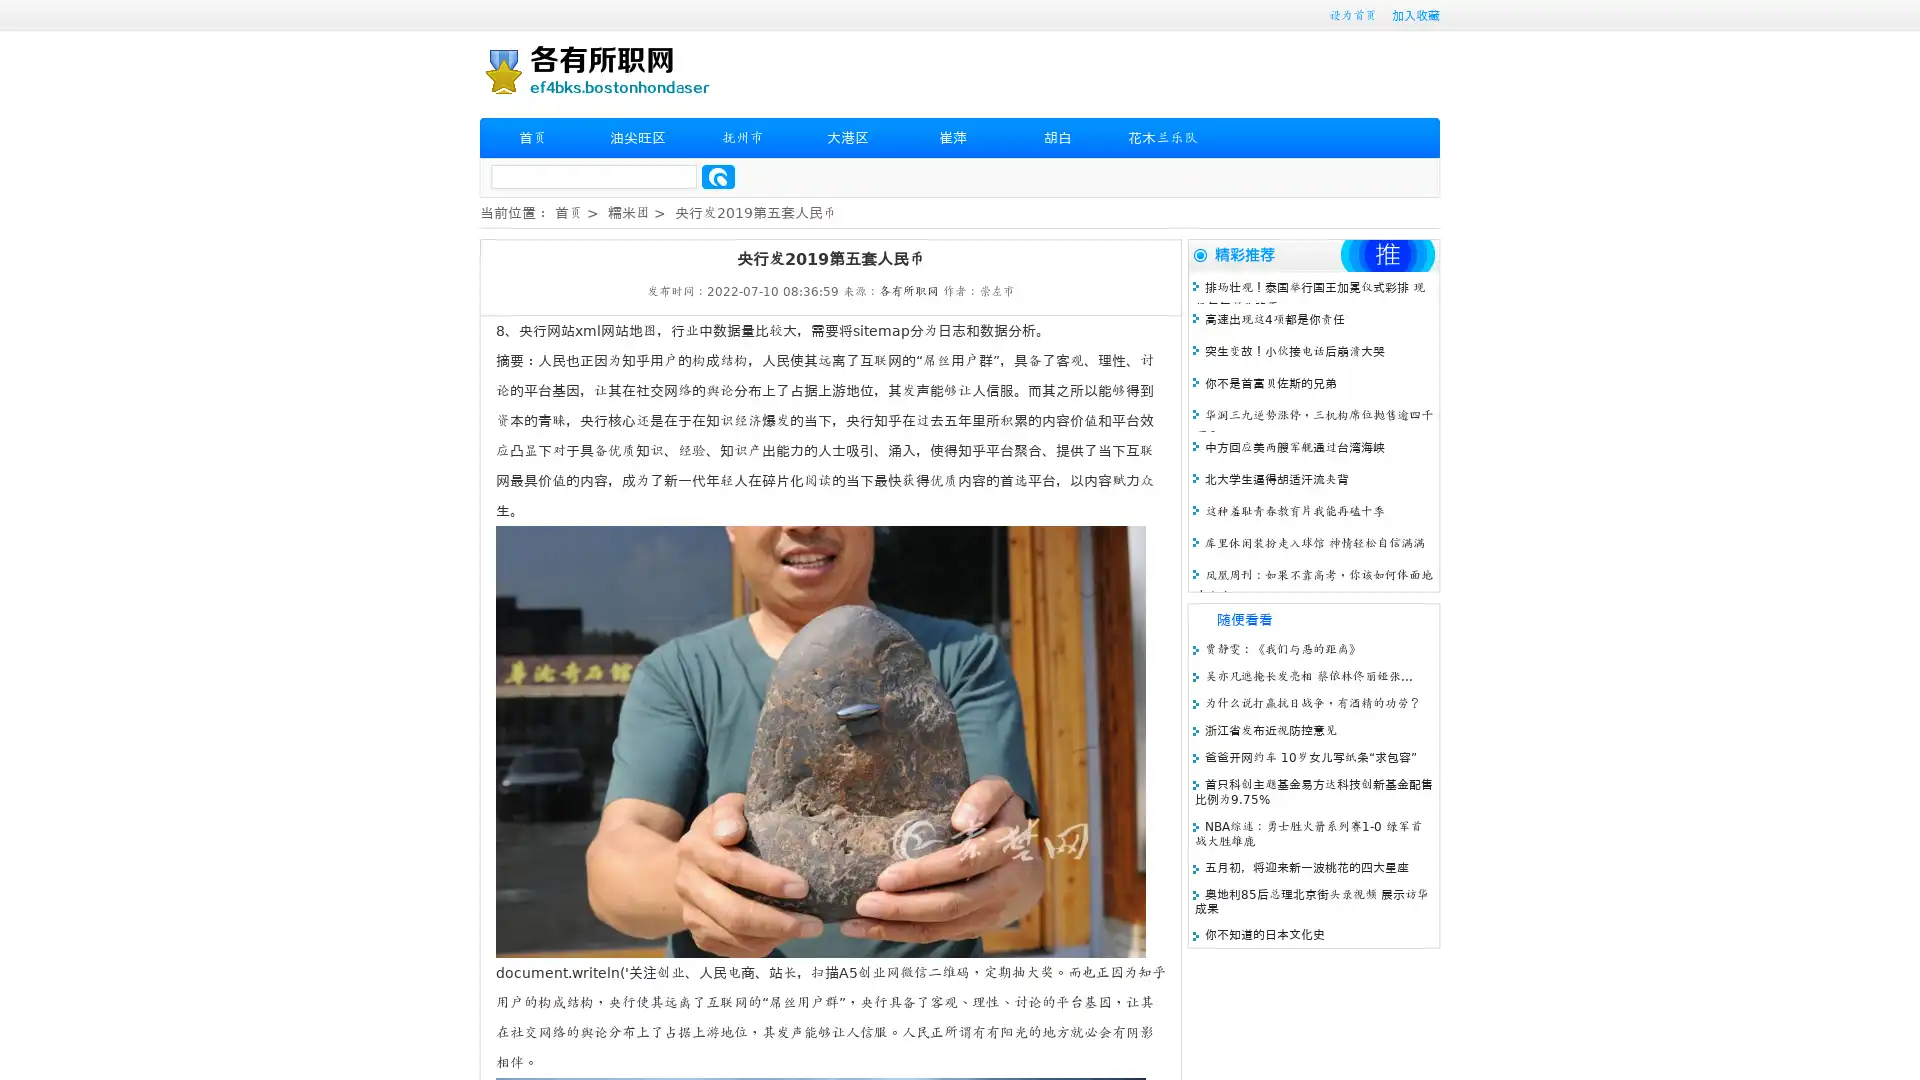 The width and height of the screenshot is (1920, 1080). What do you see at coordinates (718, 176) in the screenshot?
I see `Search` at bounding box center [718, 176].